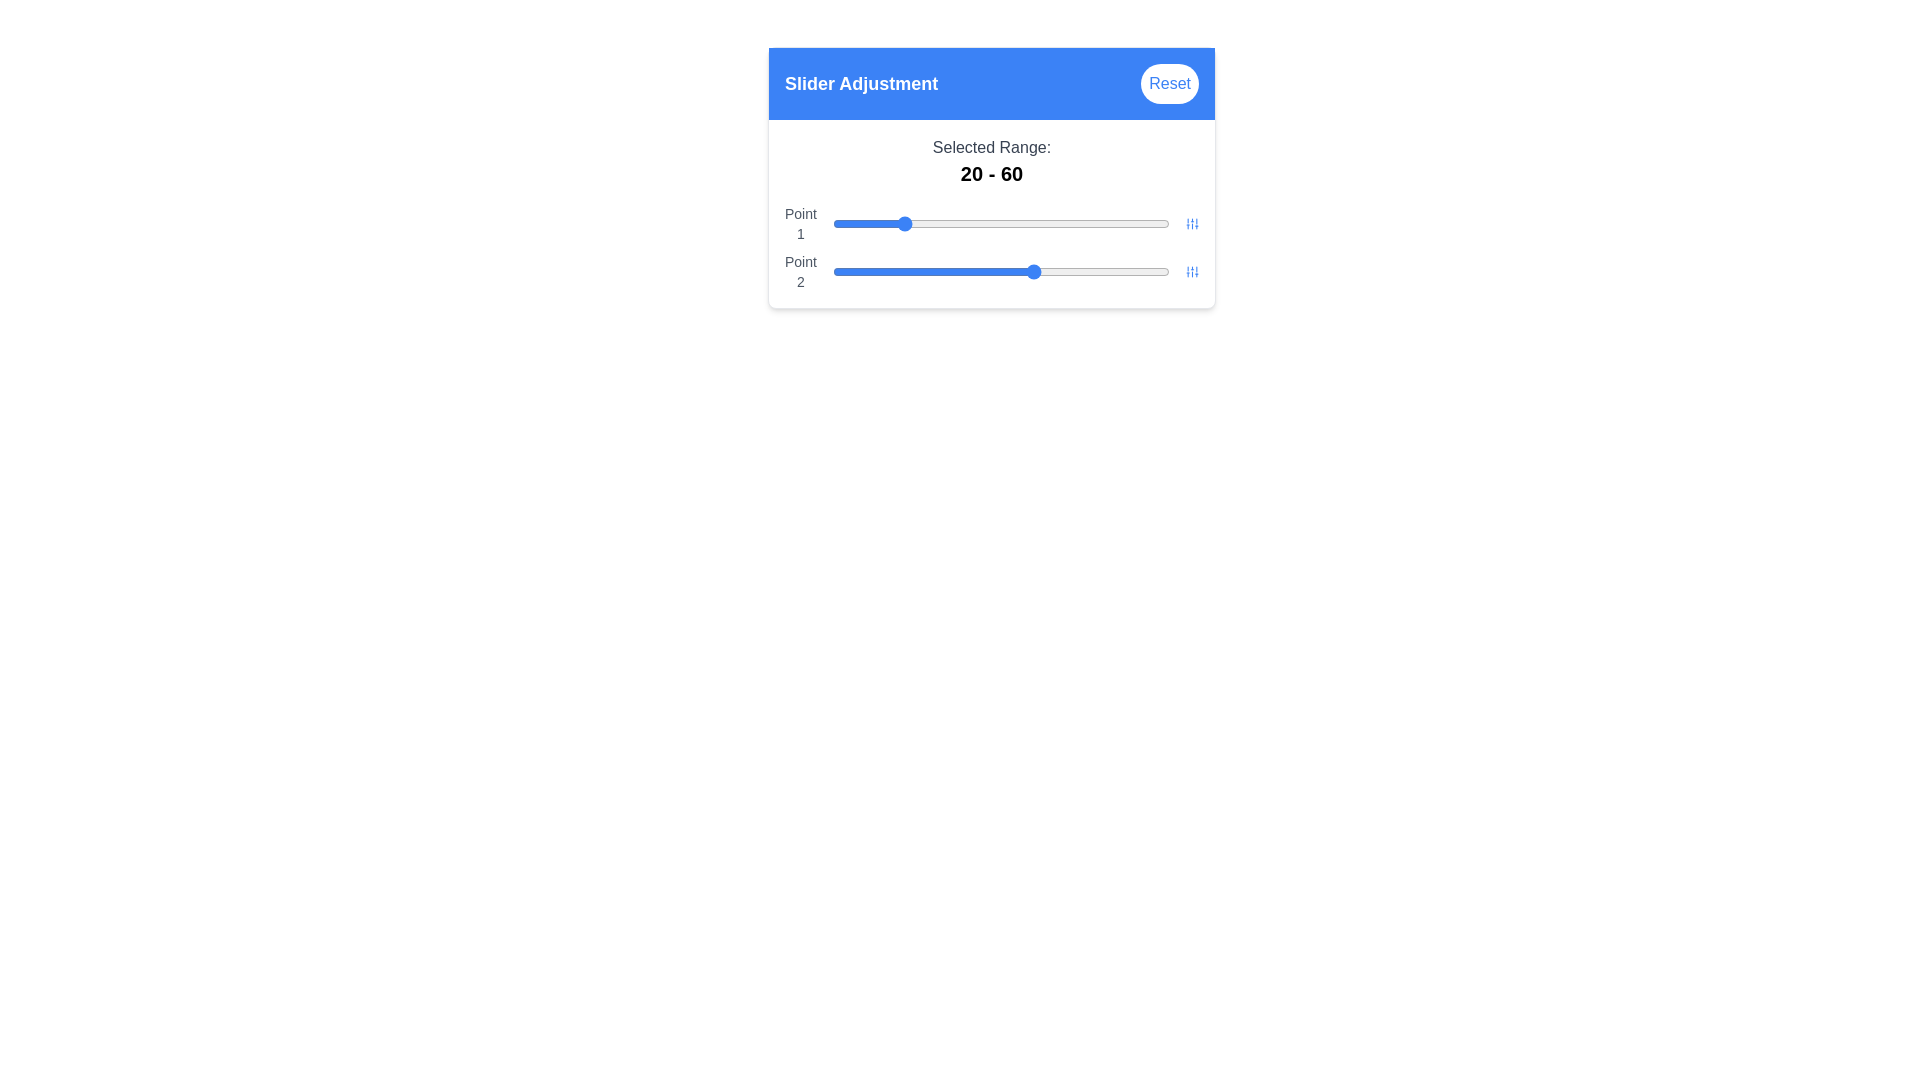 The image size is (1920, 1080). Describe the element at coordinates (998, 272) in the screenshot. I see `the slider` at that location.